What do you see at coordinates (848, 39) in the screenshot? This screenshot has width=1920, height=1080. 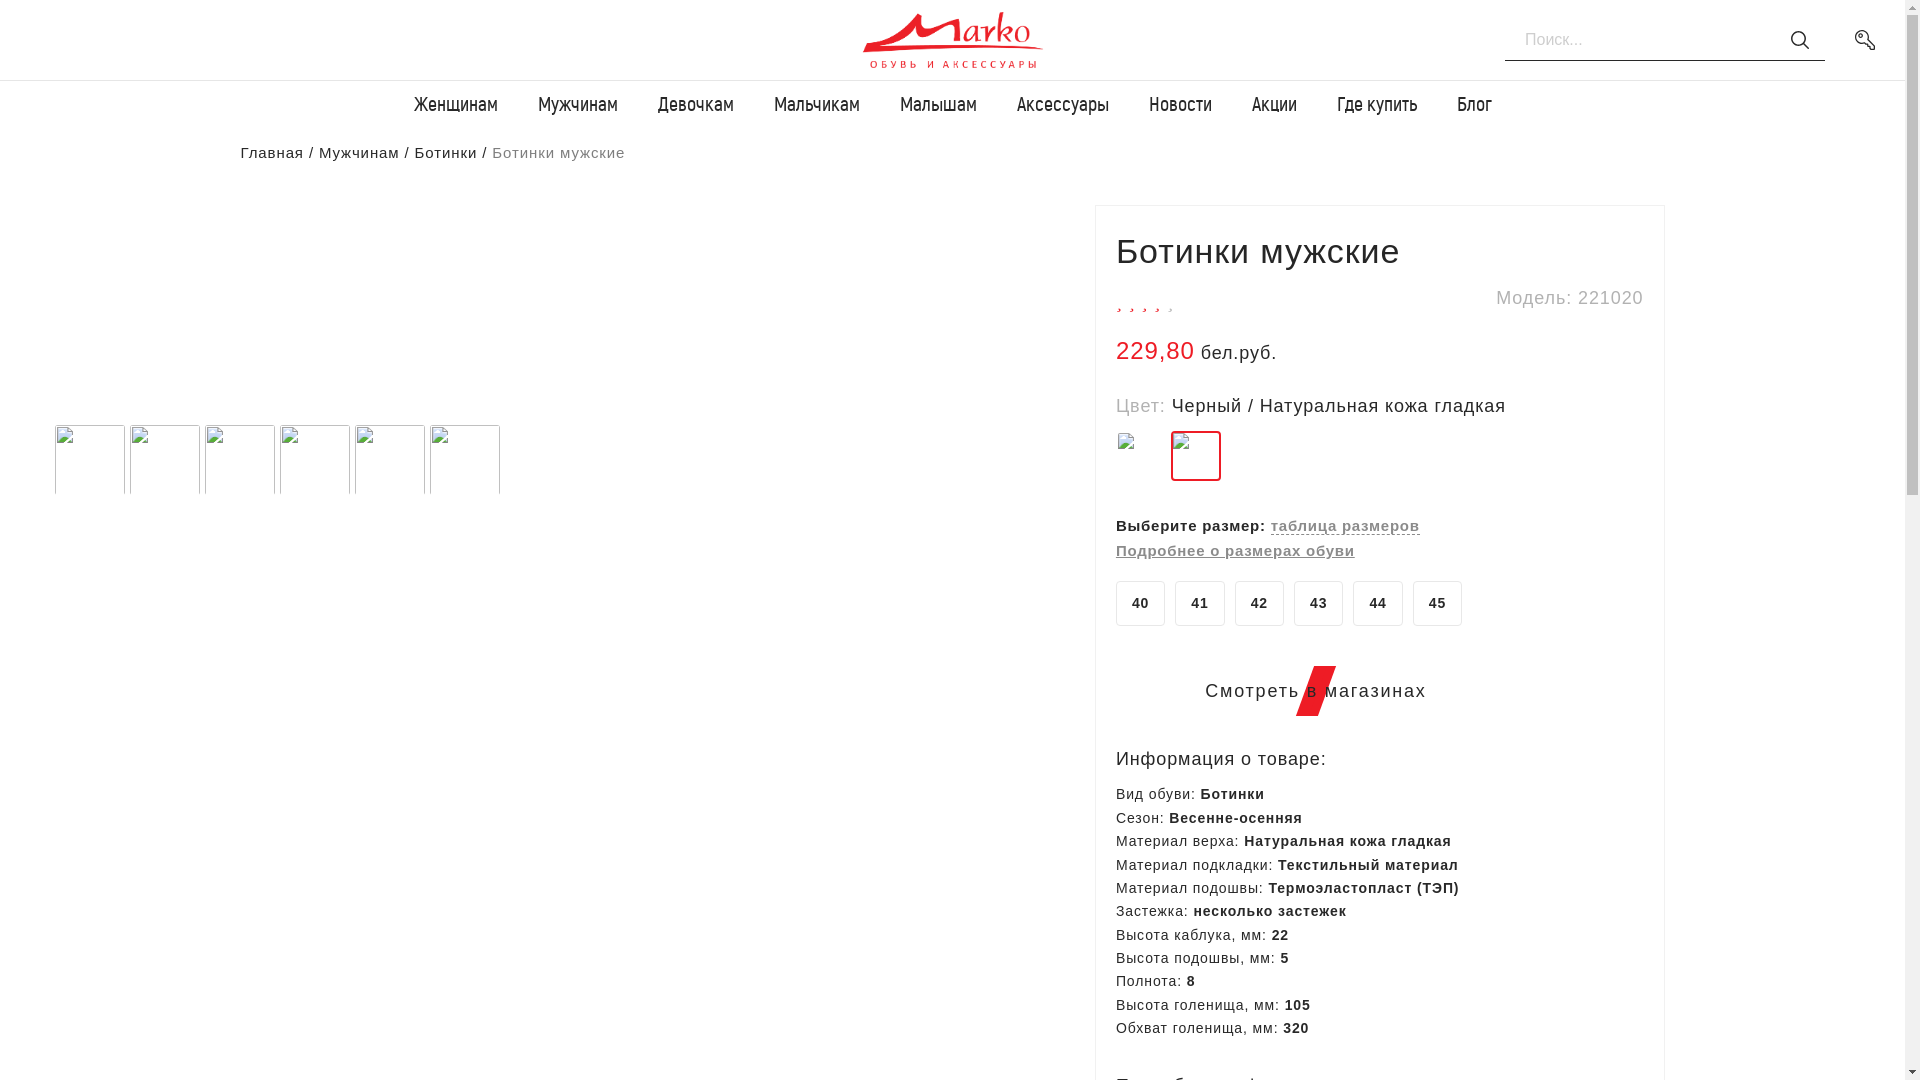 I see `'Marko'` at bounding box center [848, 39].